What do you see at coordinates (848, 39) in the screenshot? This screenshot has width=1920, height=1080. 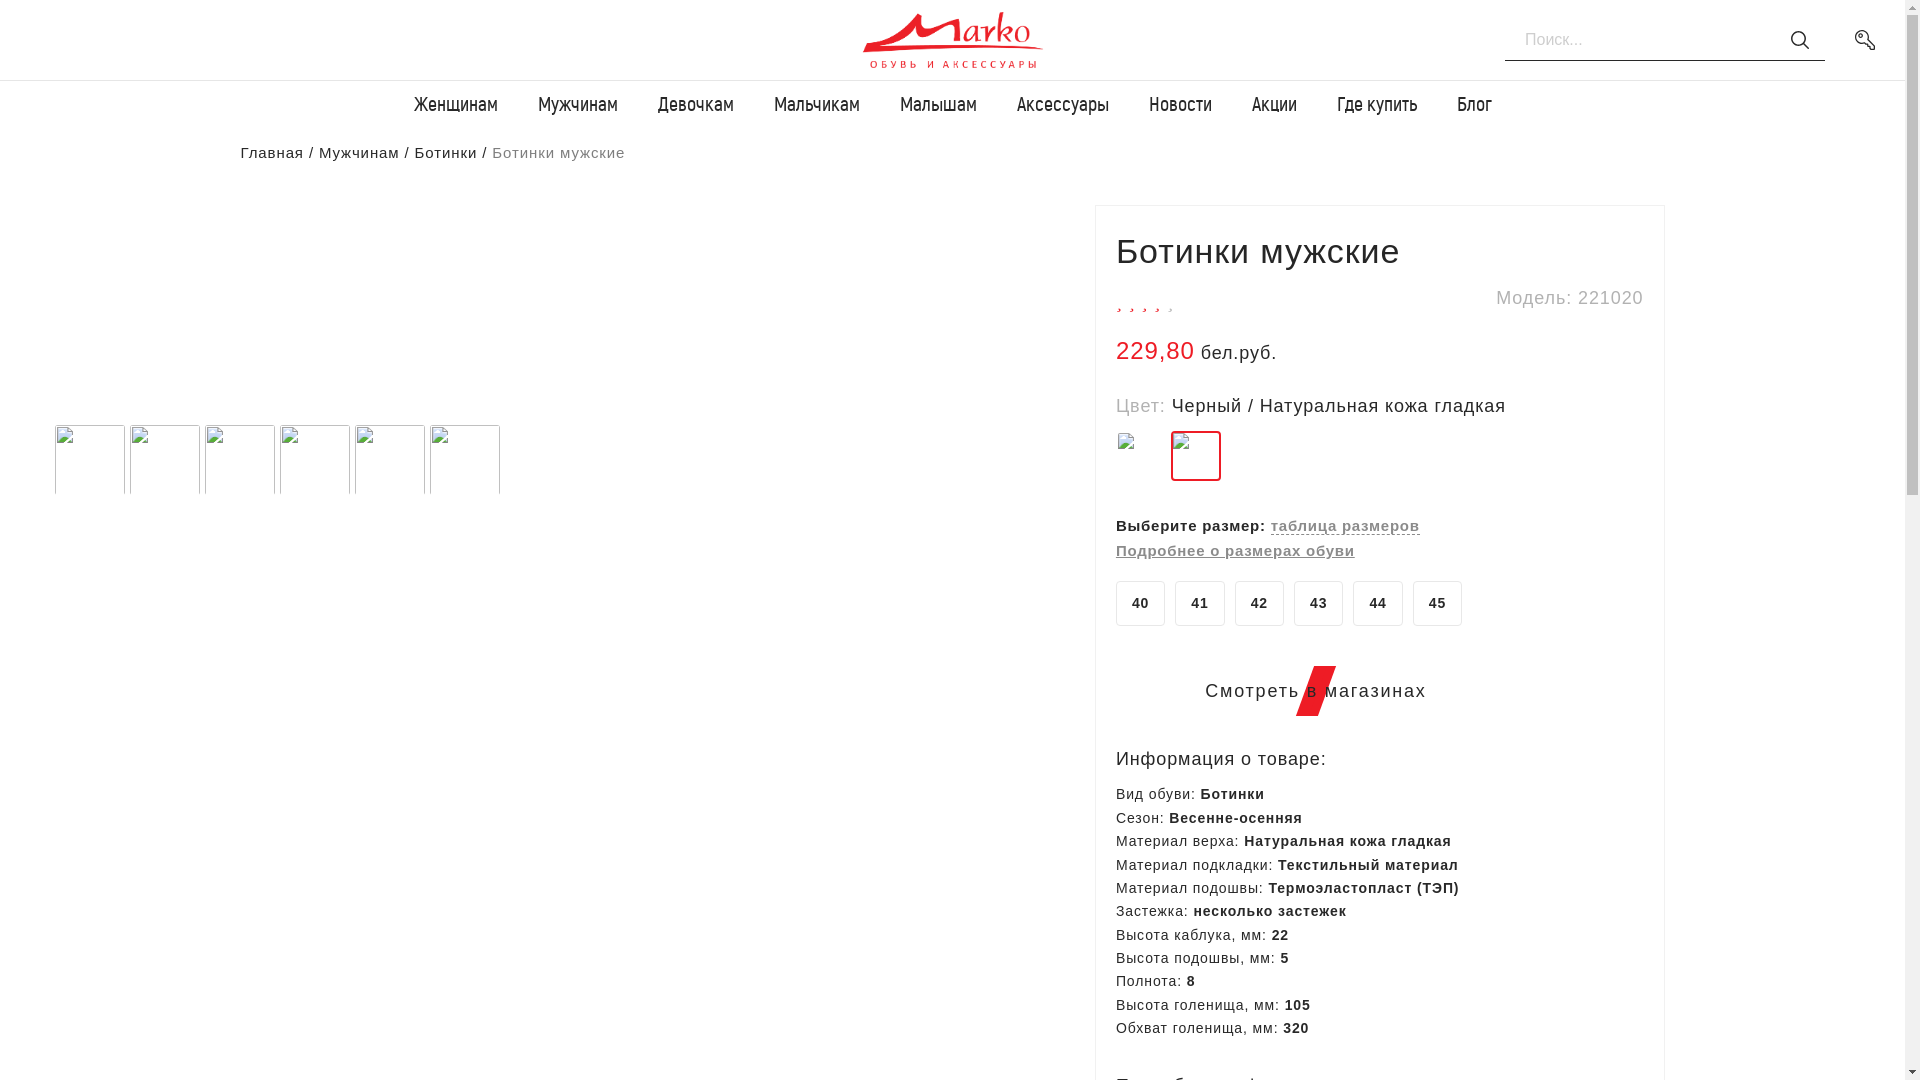 I see `'Marko'` at bounding box center [848, 39].